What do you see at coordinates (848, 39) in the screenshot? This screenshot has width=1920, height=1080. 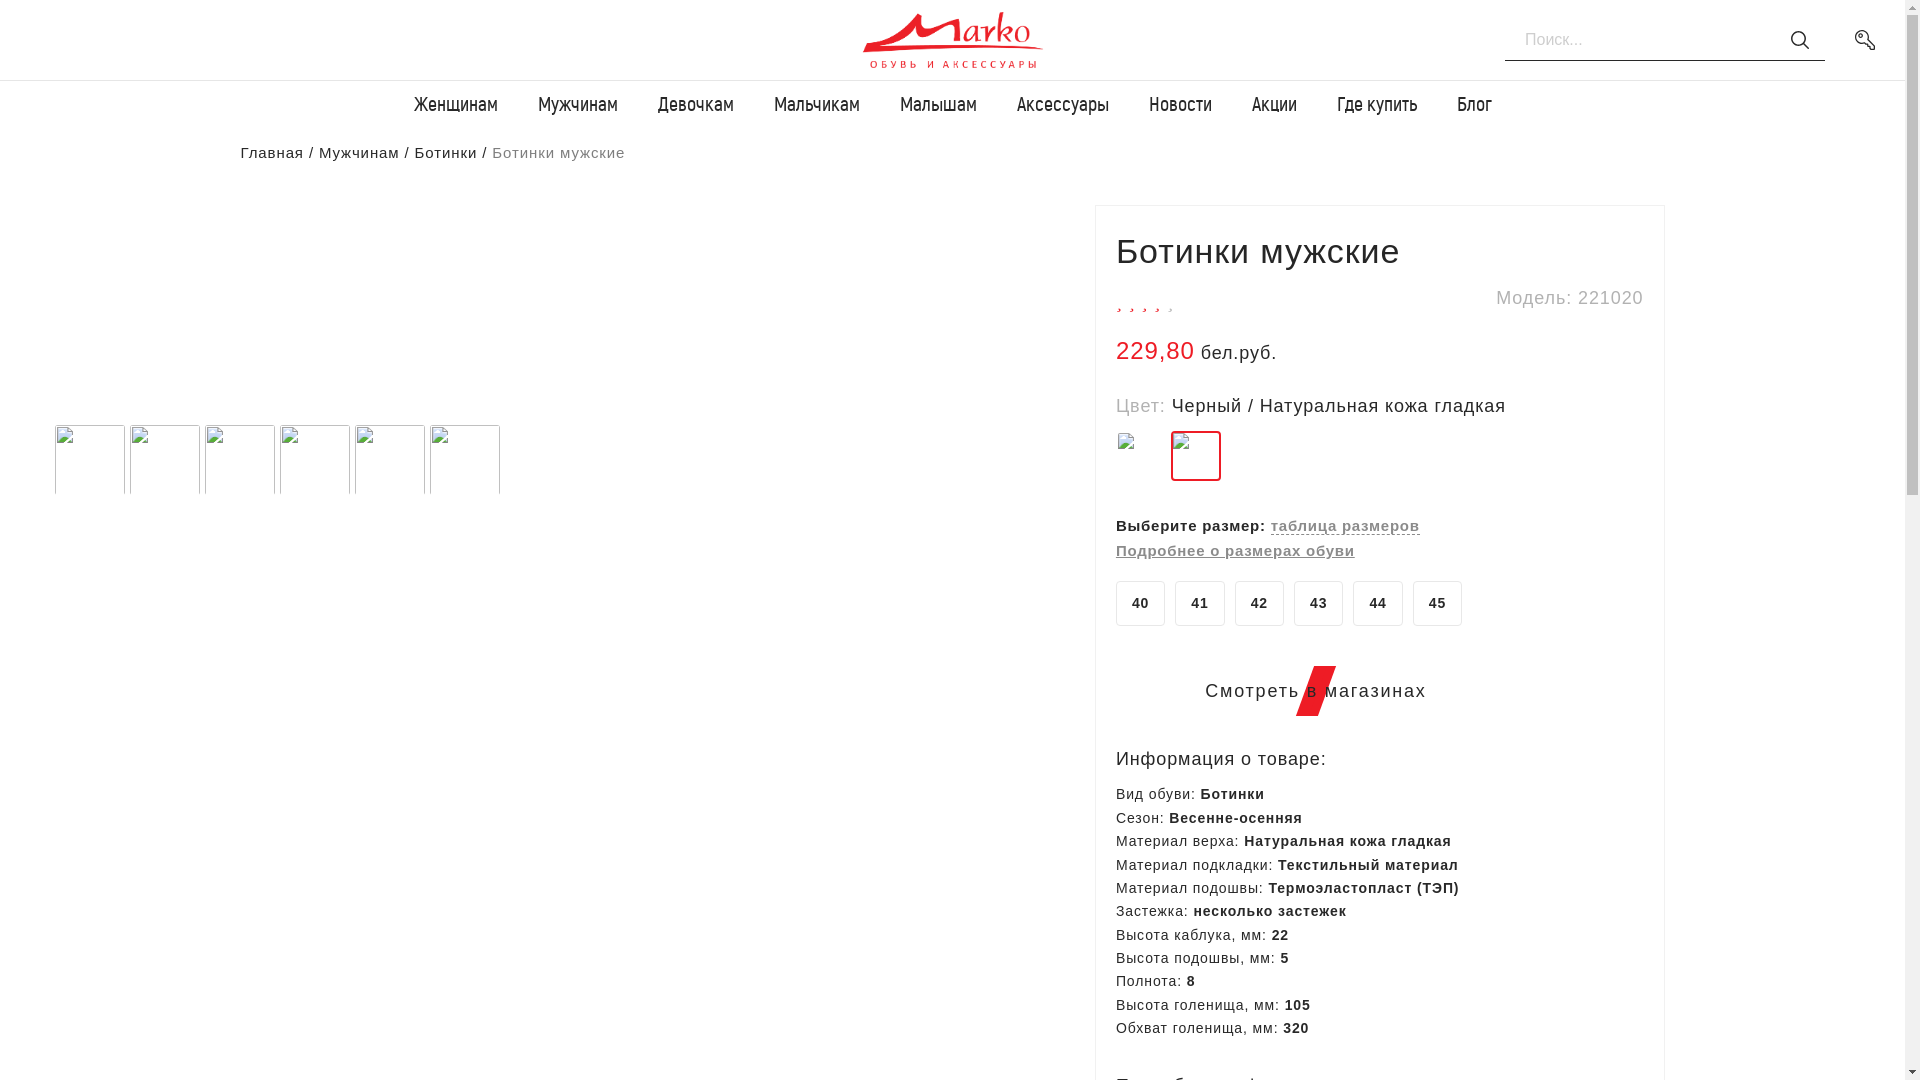 I see `'Marko'` at bounding box center [848, 39].